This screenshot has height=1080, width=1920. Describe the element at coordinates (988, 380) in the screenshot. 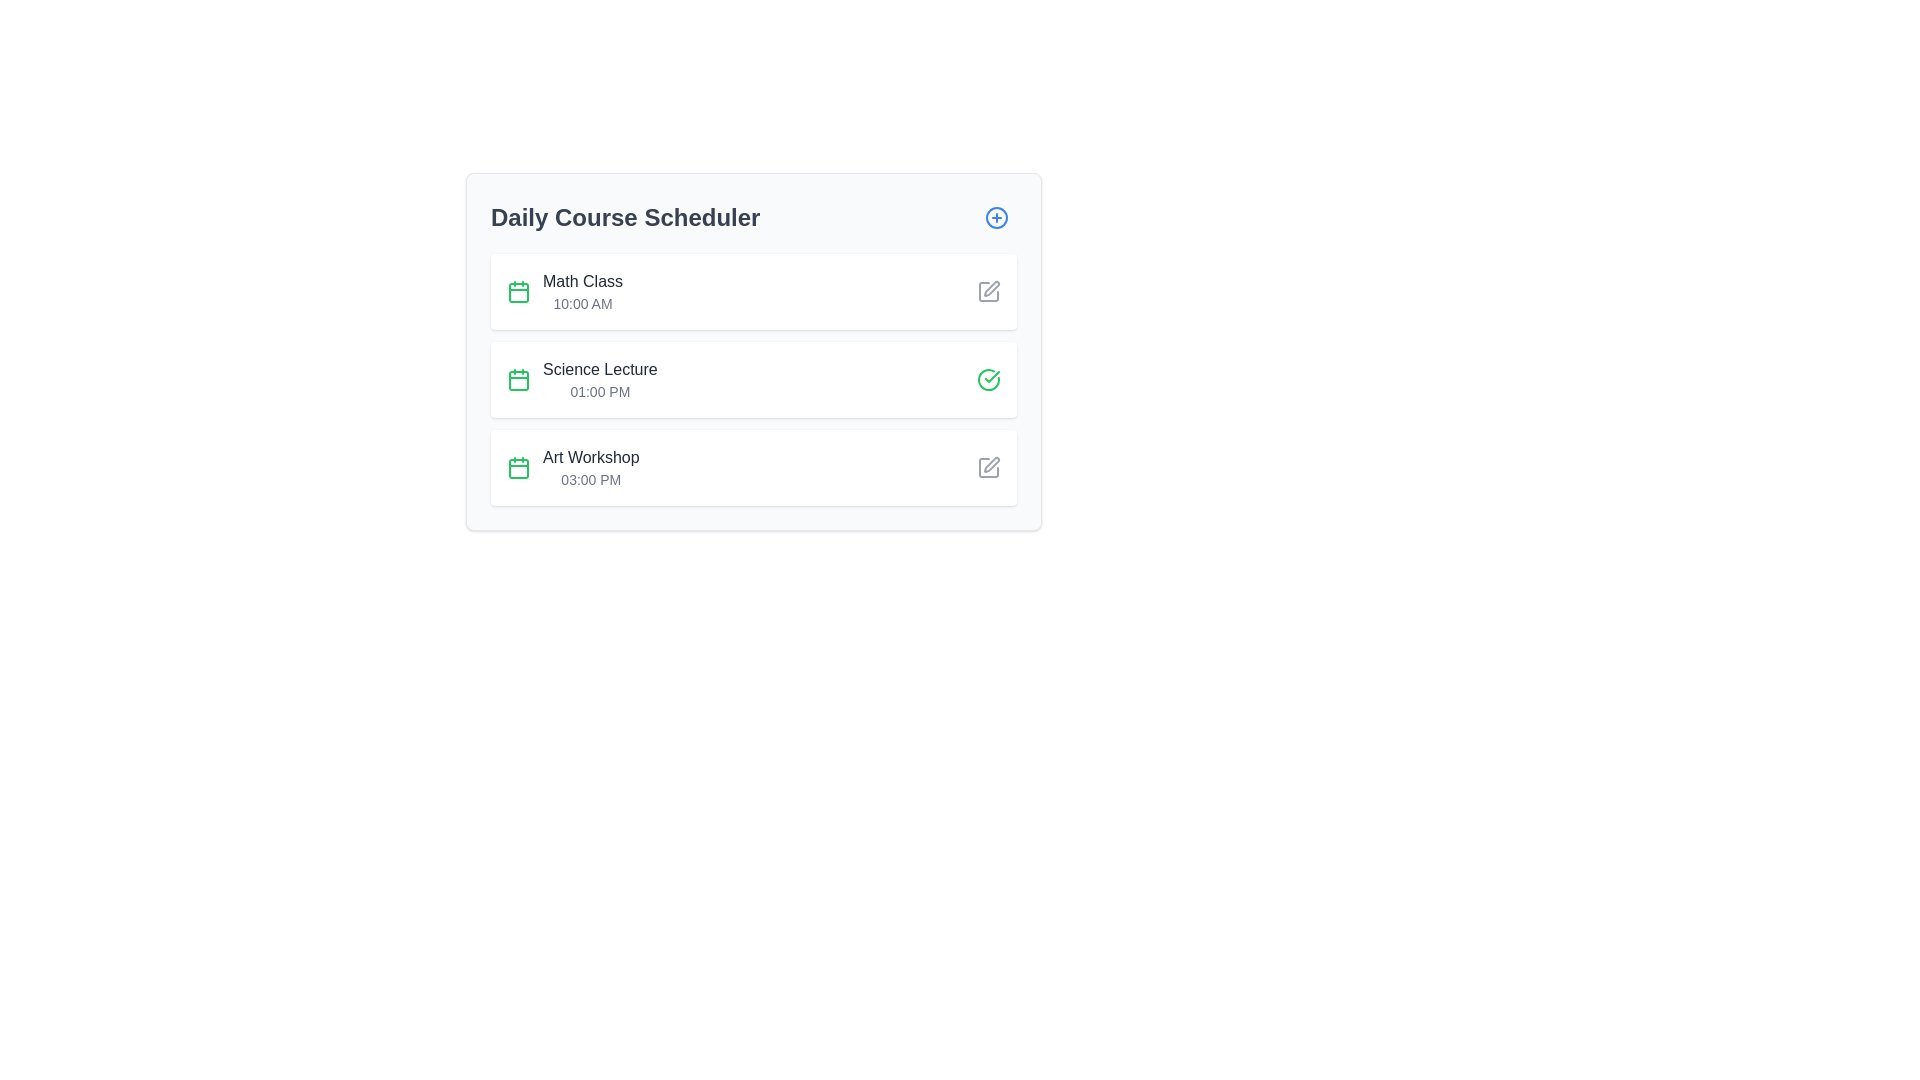

I see `the circular green icon with a checkmark symbol indicating status or completion, located at the top right corner of the 'Science Lecture' item in the list` at that location.